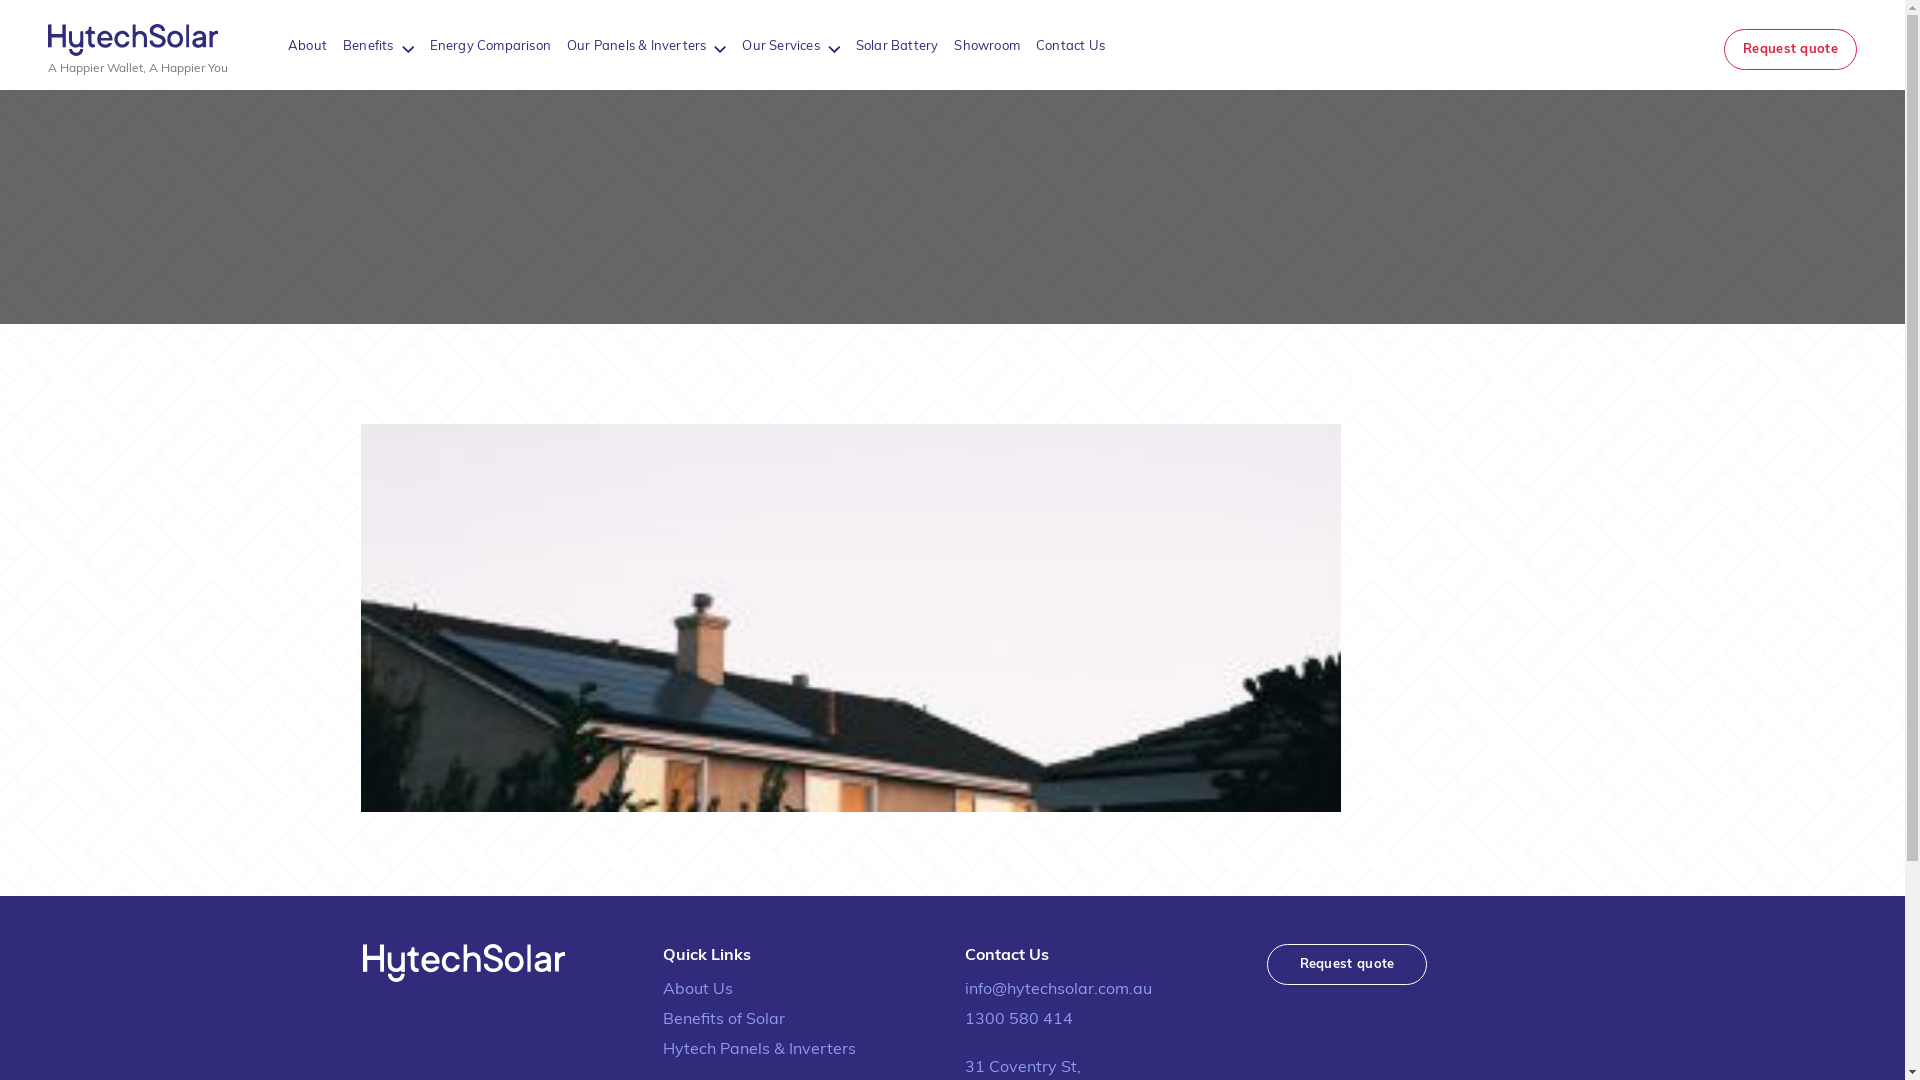 The image size is (1920, 1080). I want to click on '1300 580 414', so click(1102, 1019).